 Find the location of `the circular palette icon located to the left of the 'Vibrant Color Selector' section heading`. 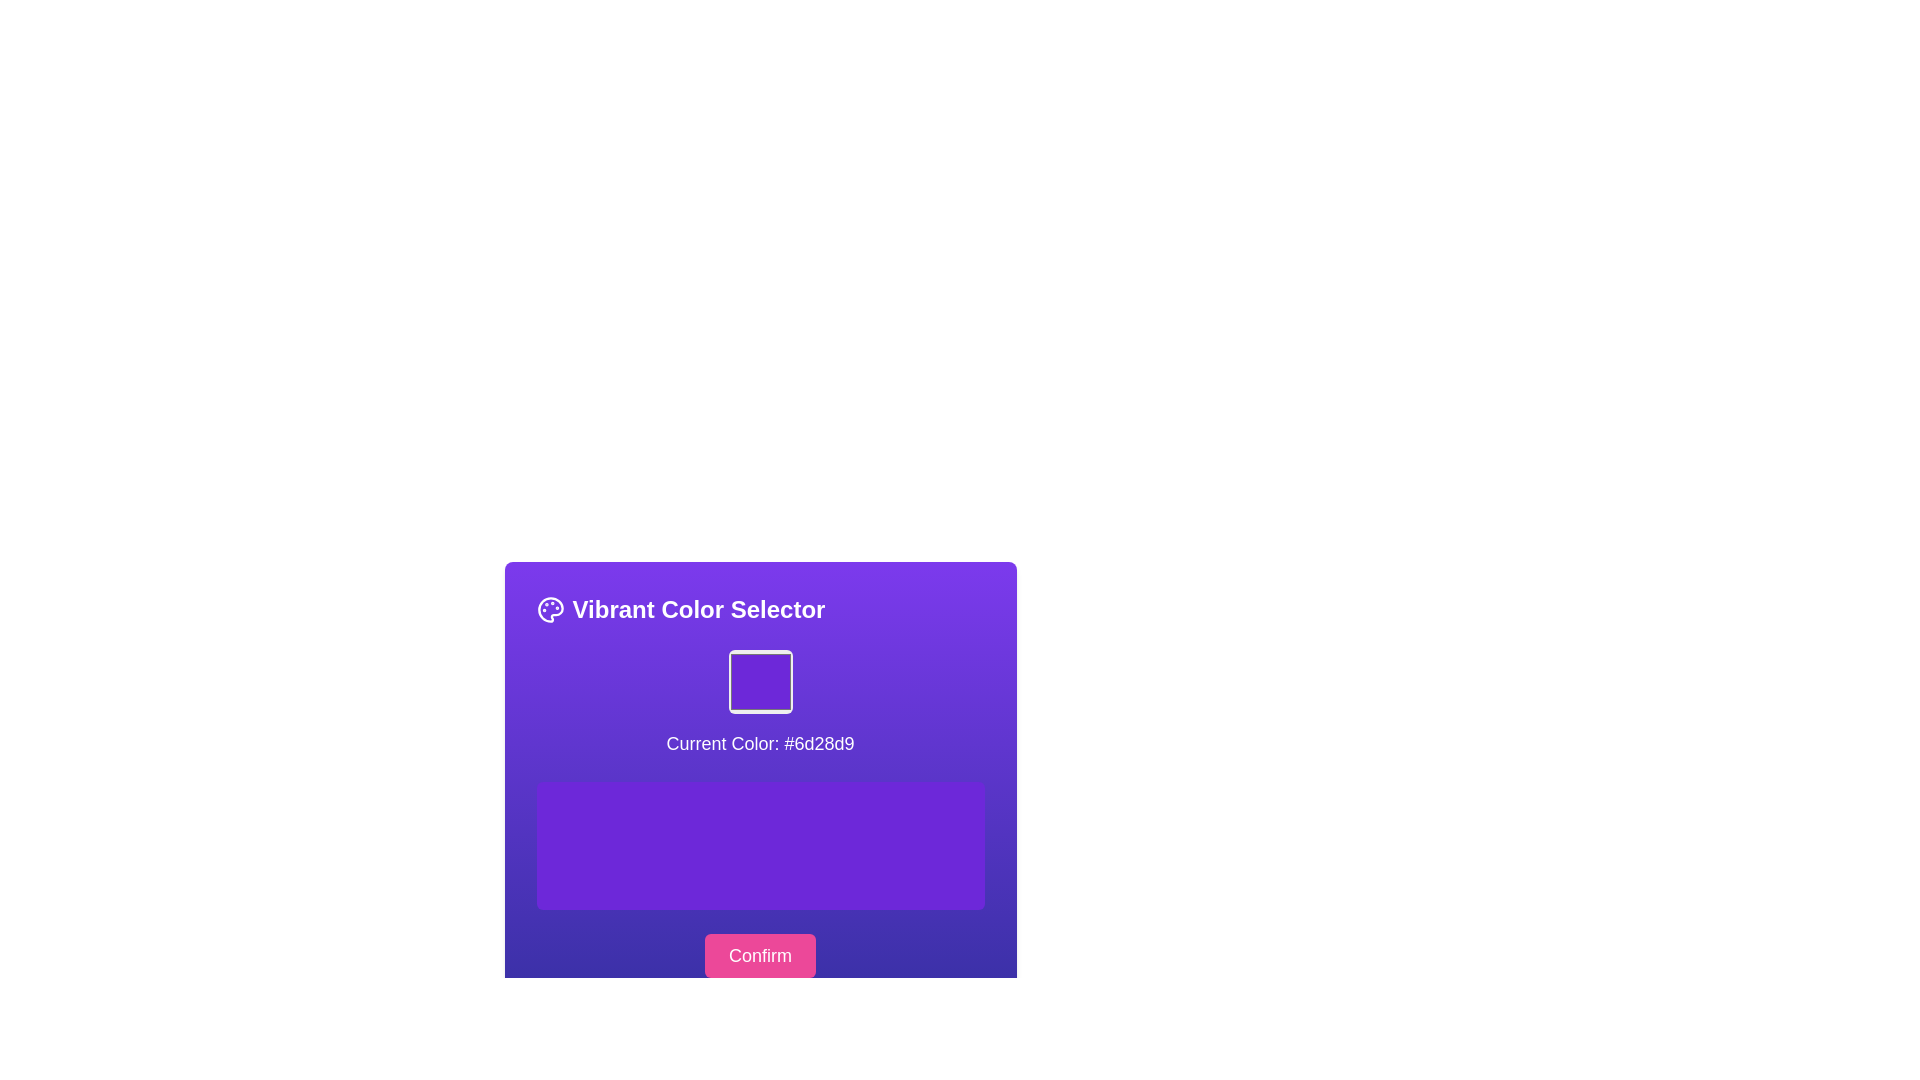

the circular palette icon located to the left of the 'Vibrant Color Selector' section heading is located at coordinates (550, 608).